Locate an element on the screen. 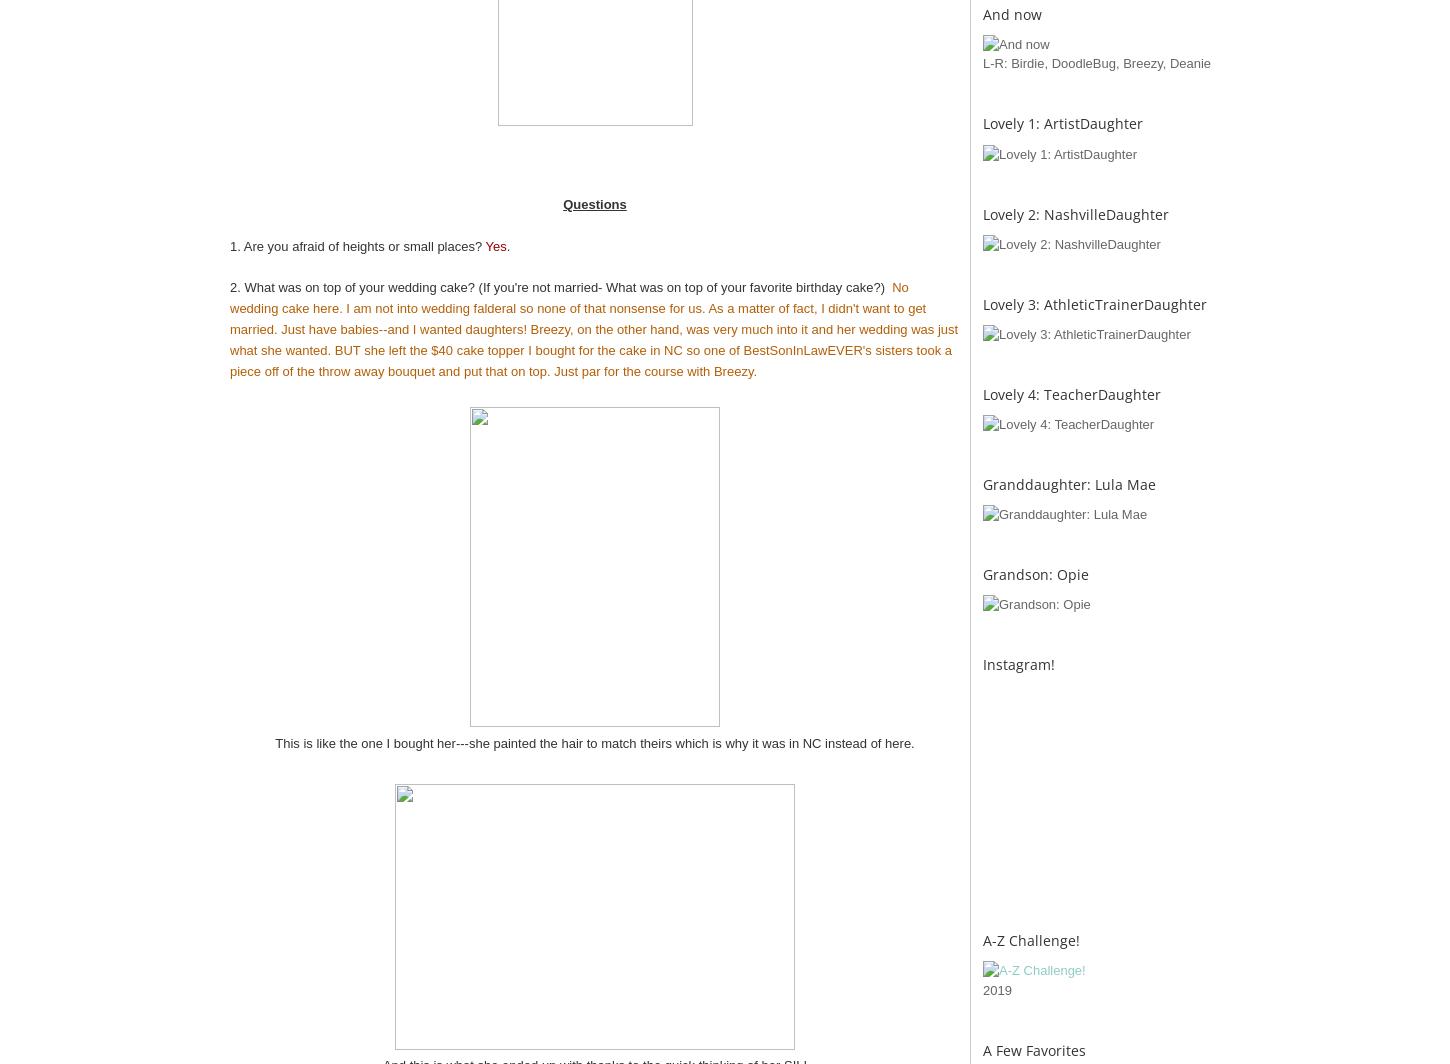 This screenshot has width=1450, height=1064. 'Grandson: Opie' is located at coordinates (1036, 573).